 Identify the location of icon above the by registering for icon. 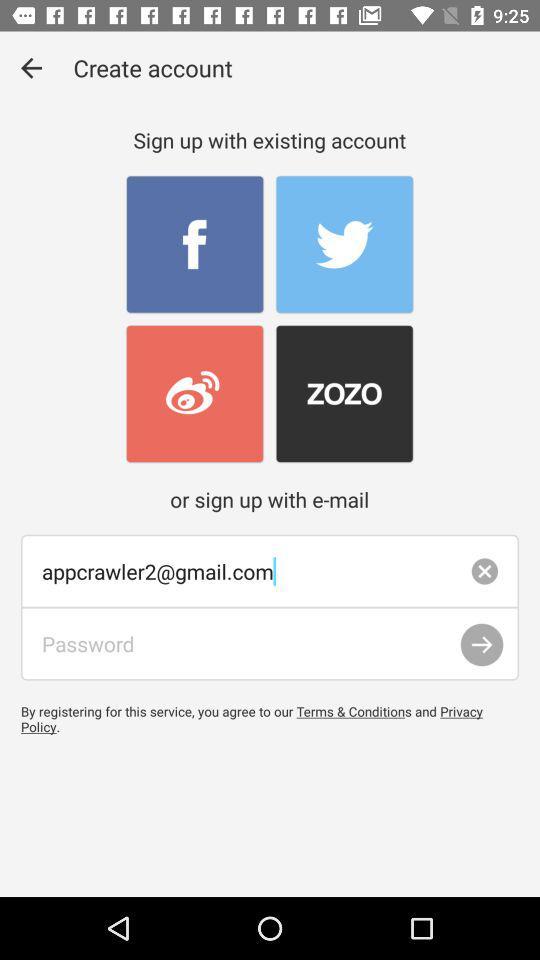
(270, 642).